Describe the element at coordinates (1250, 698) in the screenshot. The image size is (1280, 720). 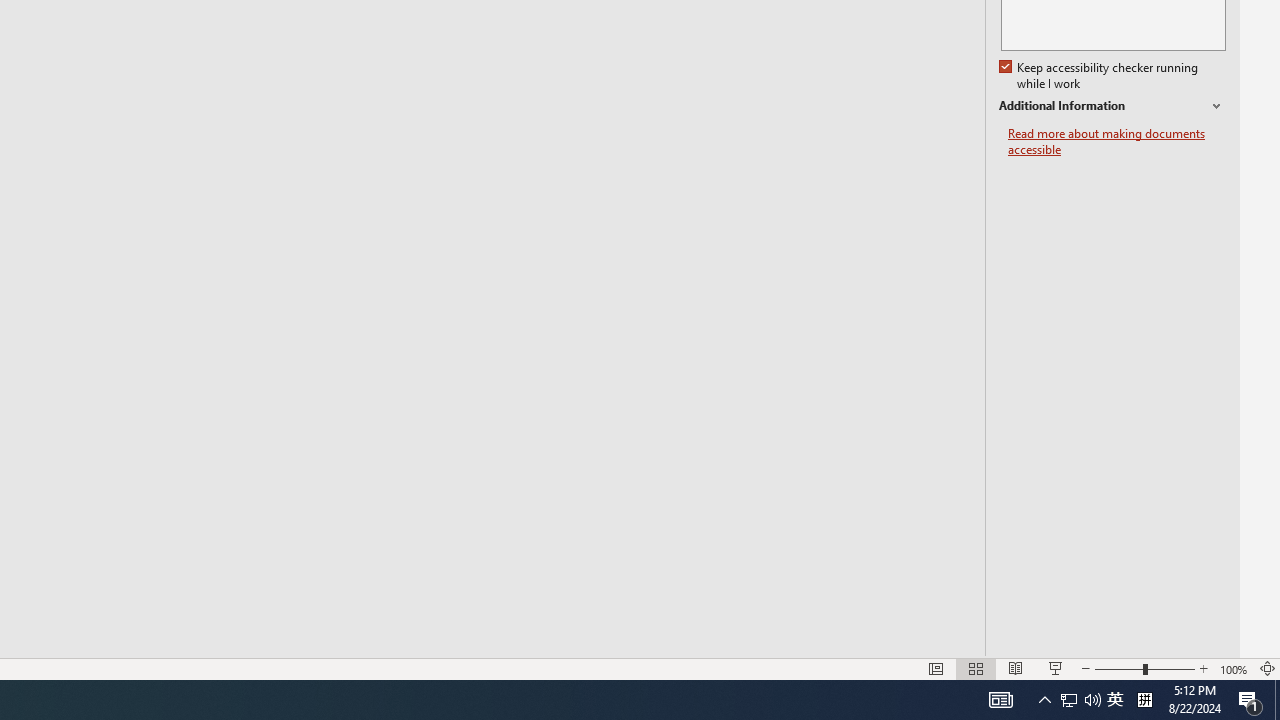
I see `'Action Center, 1 new notification'` at that location.